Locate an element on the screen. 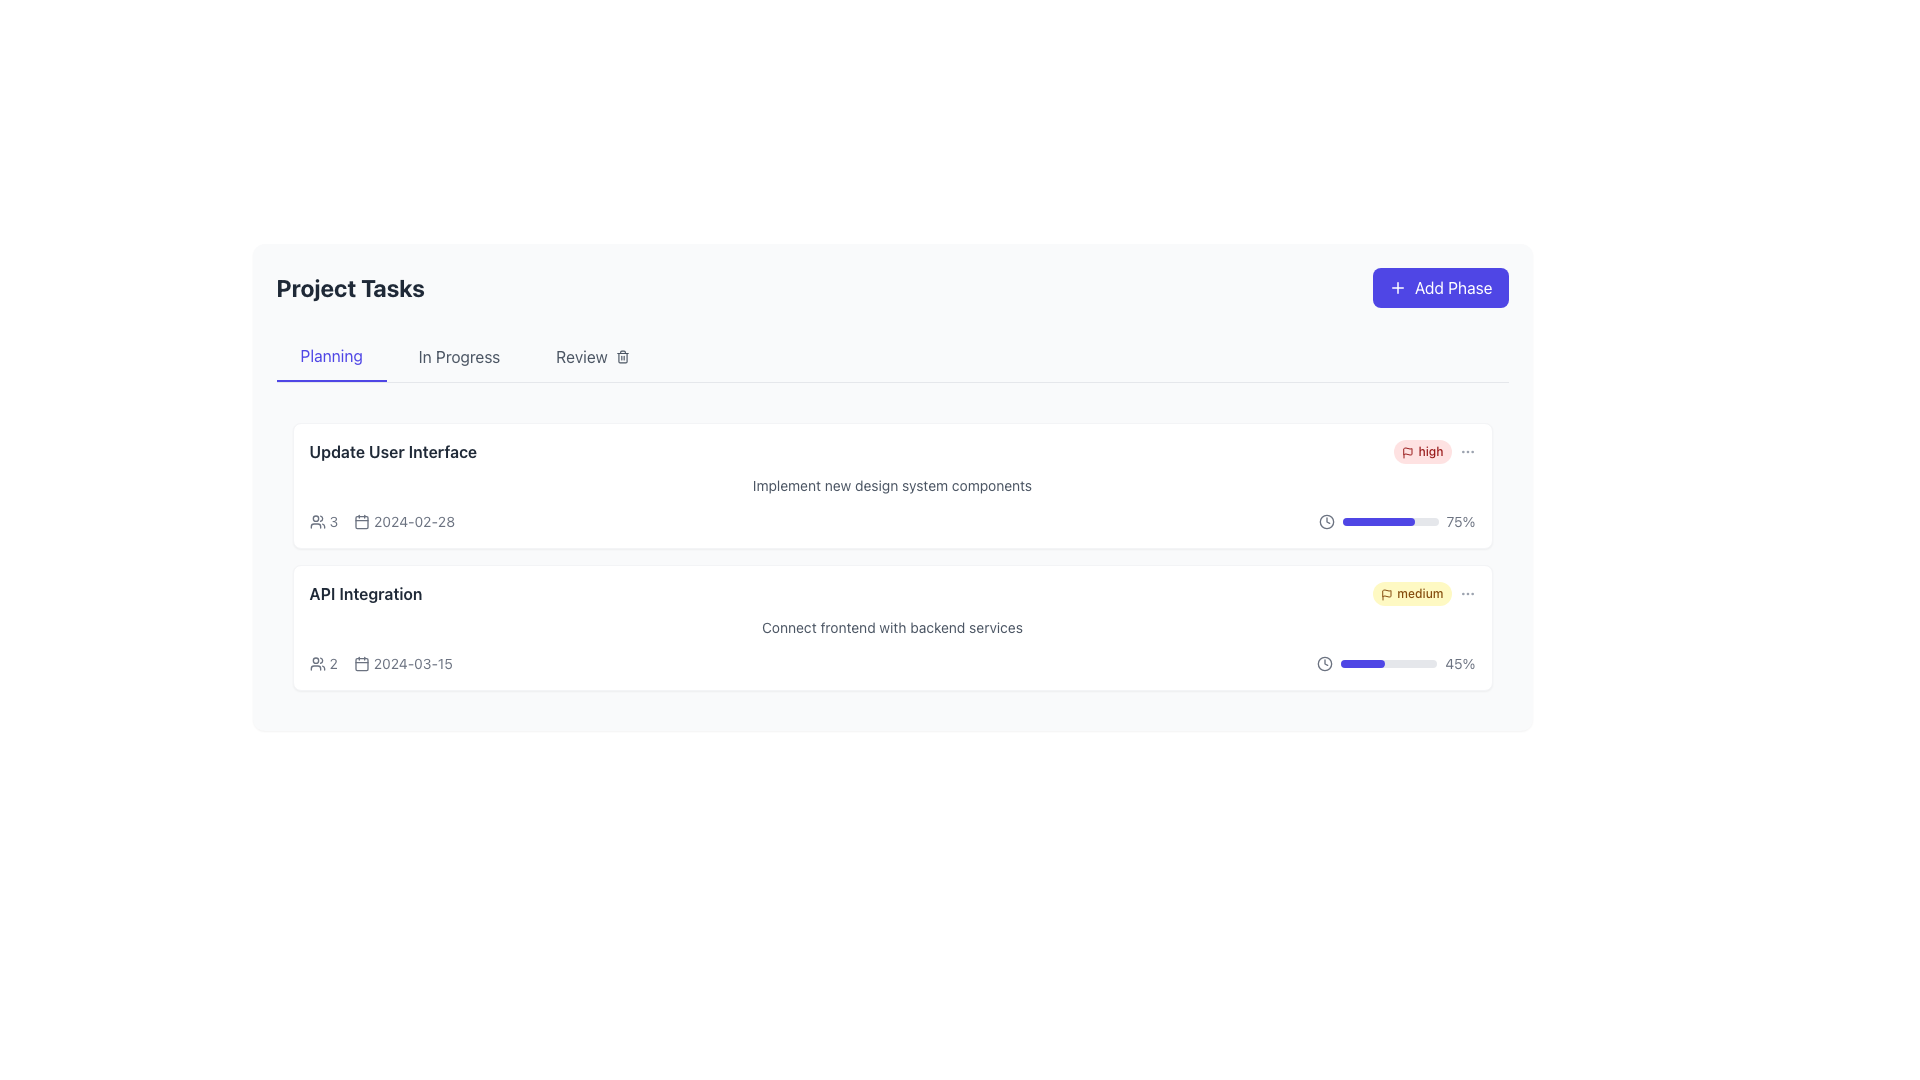 This screenshot has height=1080, width=1920. the date icon located to the left of the text '2024-02-28' in the 'Update User Interface' task section for potential actions is located at coordinates (361, 520).